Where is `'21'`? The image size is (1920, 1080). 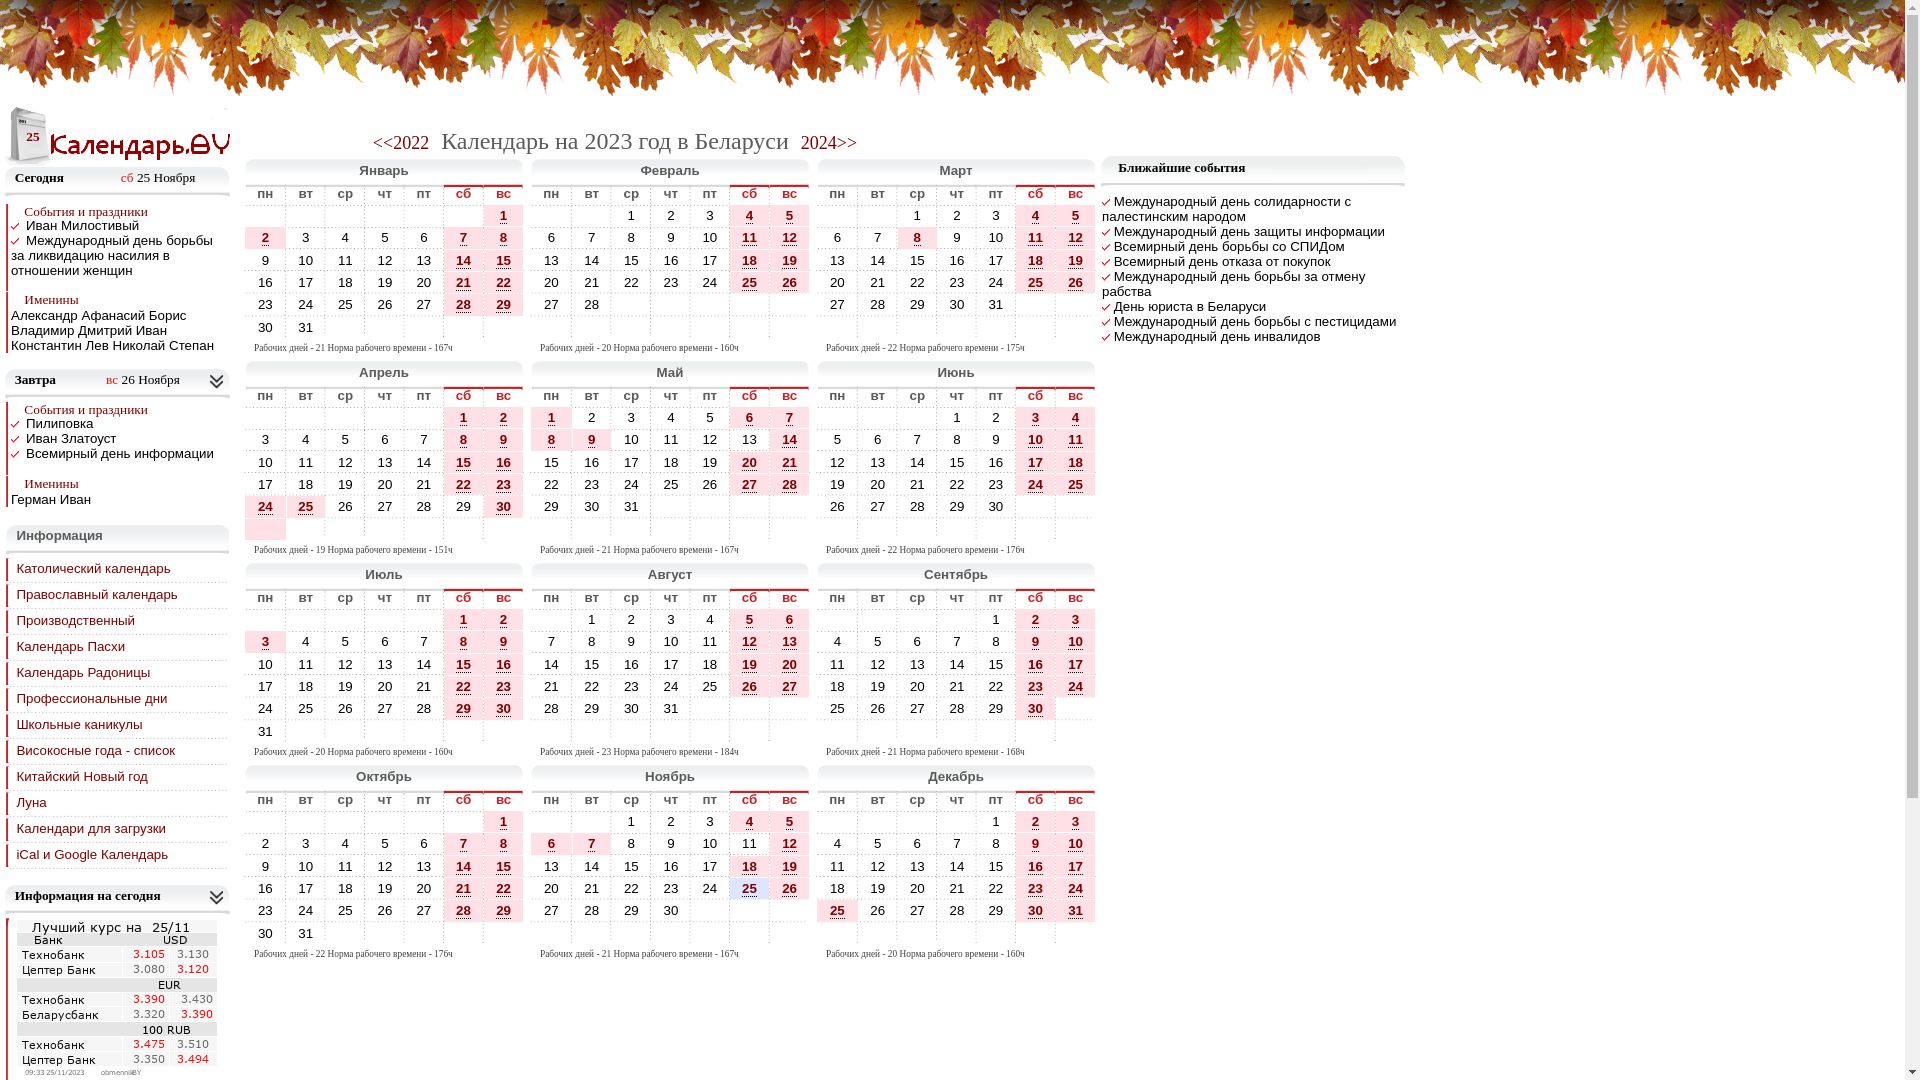 '21' is located at coordinates (590, 282).